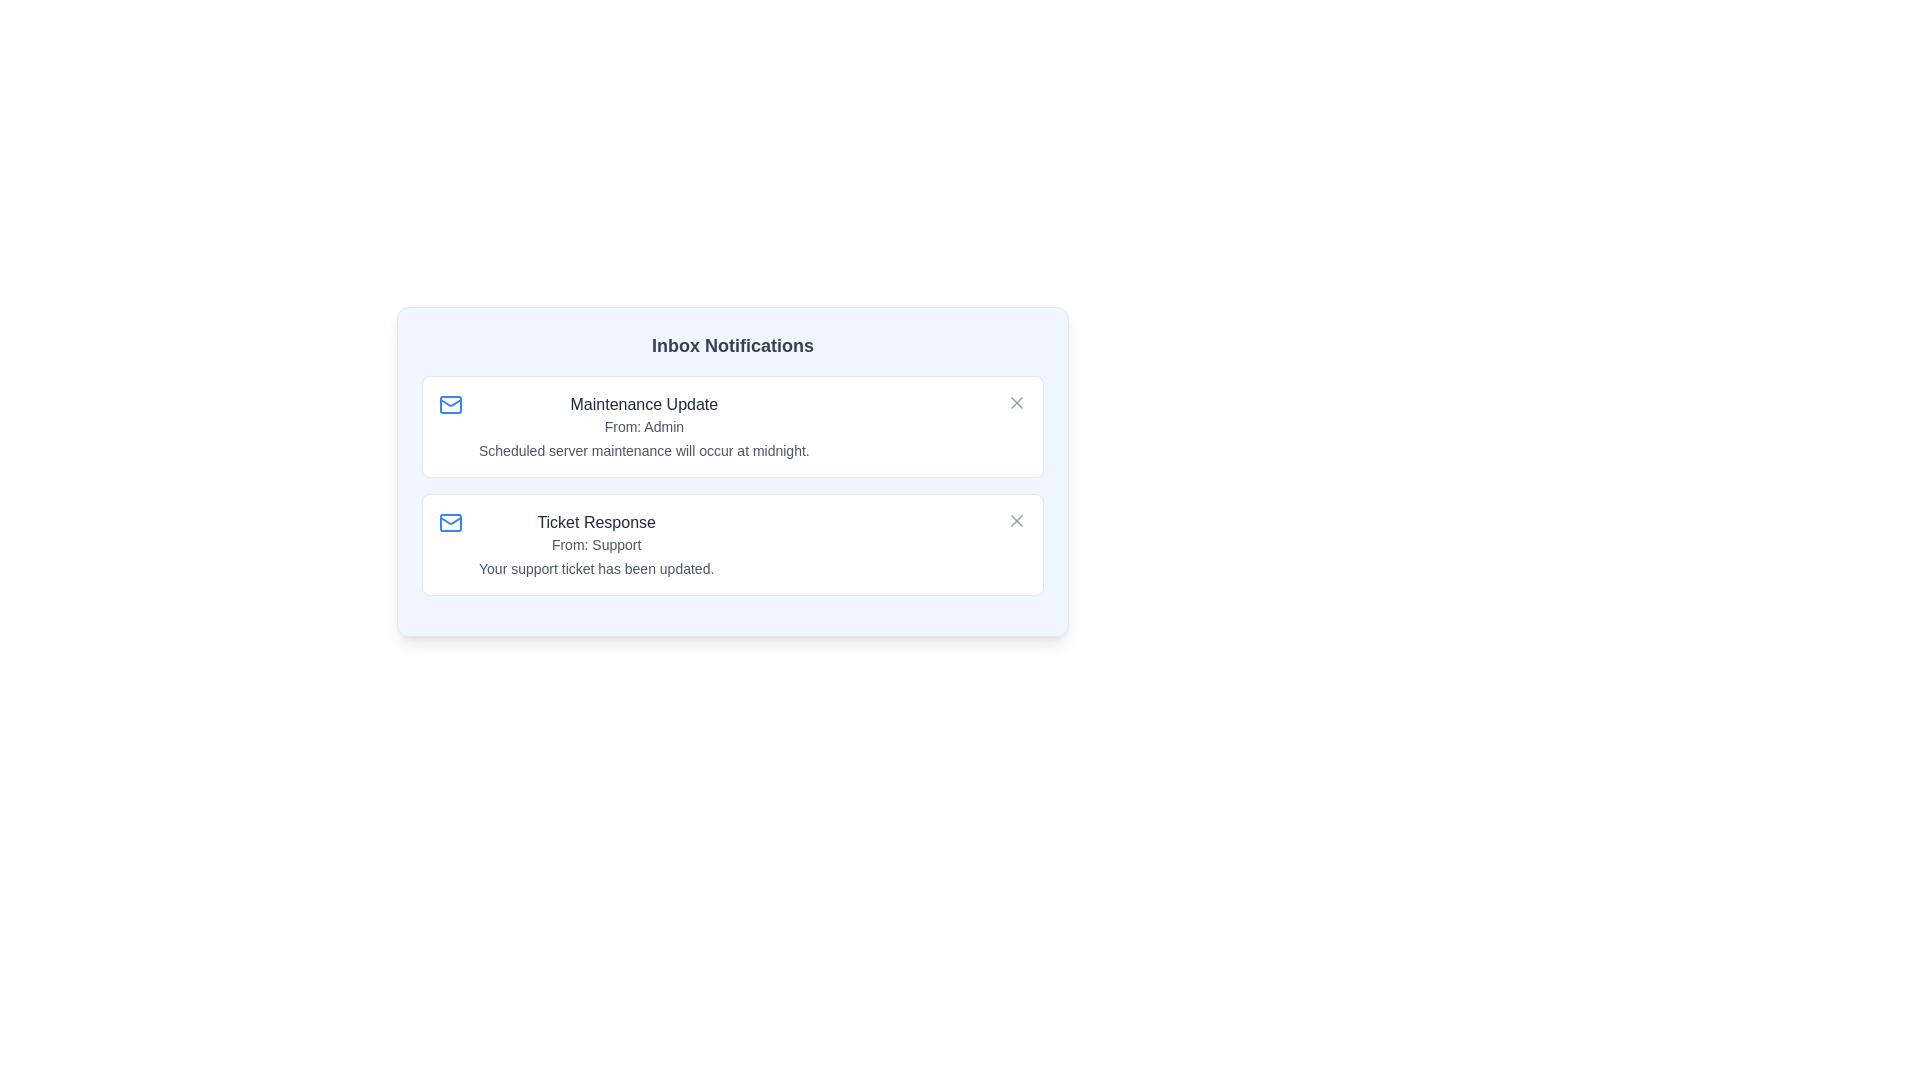 This screenshot has height=1080, width=1920. I want to click on the 'X' button of the notification with subject Maintenance Update, so click(1017, 402).